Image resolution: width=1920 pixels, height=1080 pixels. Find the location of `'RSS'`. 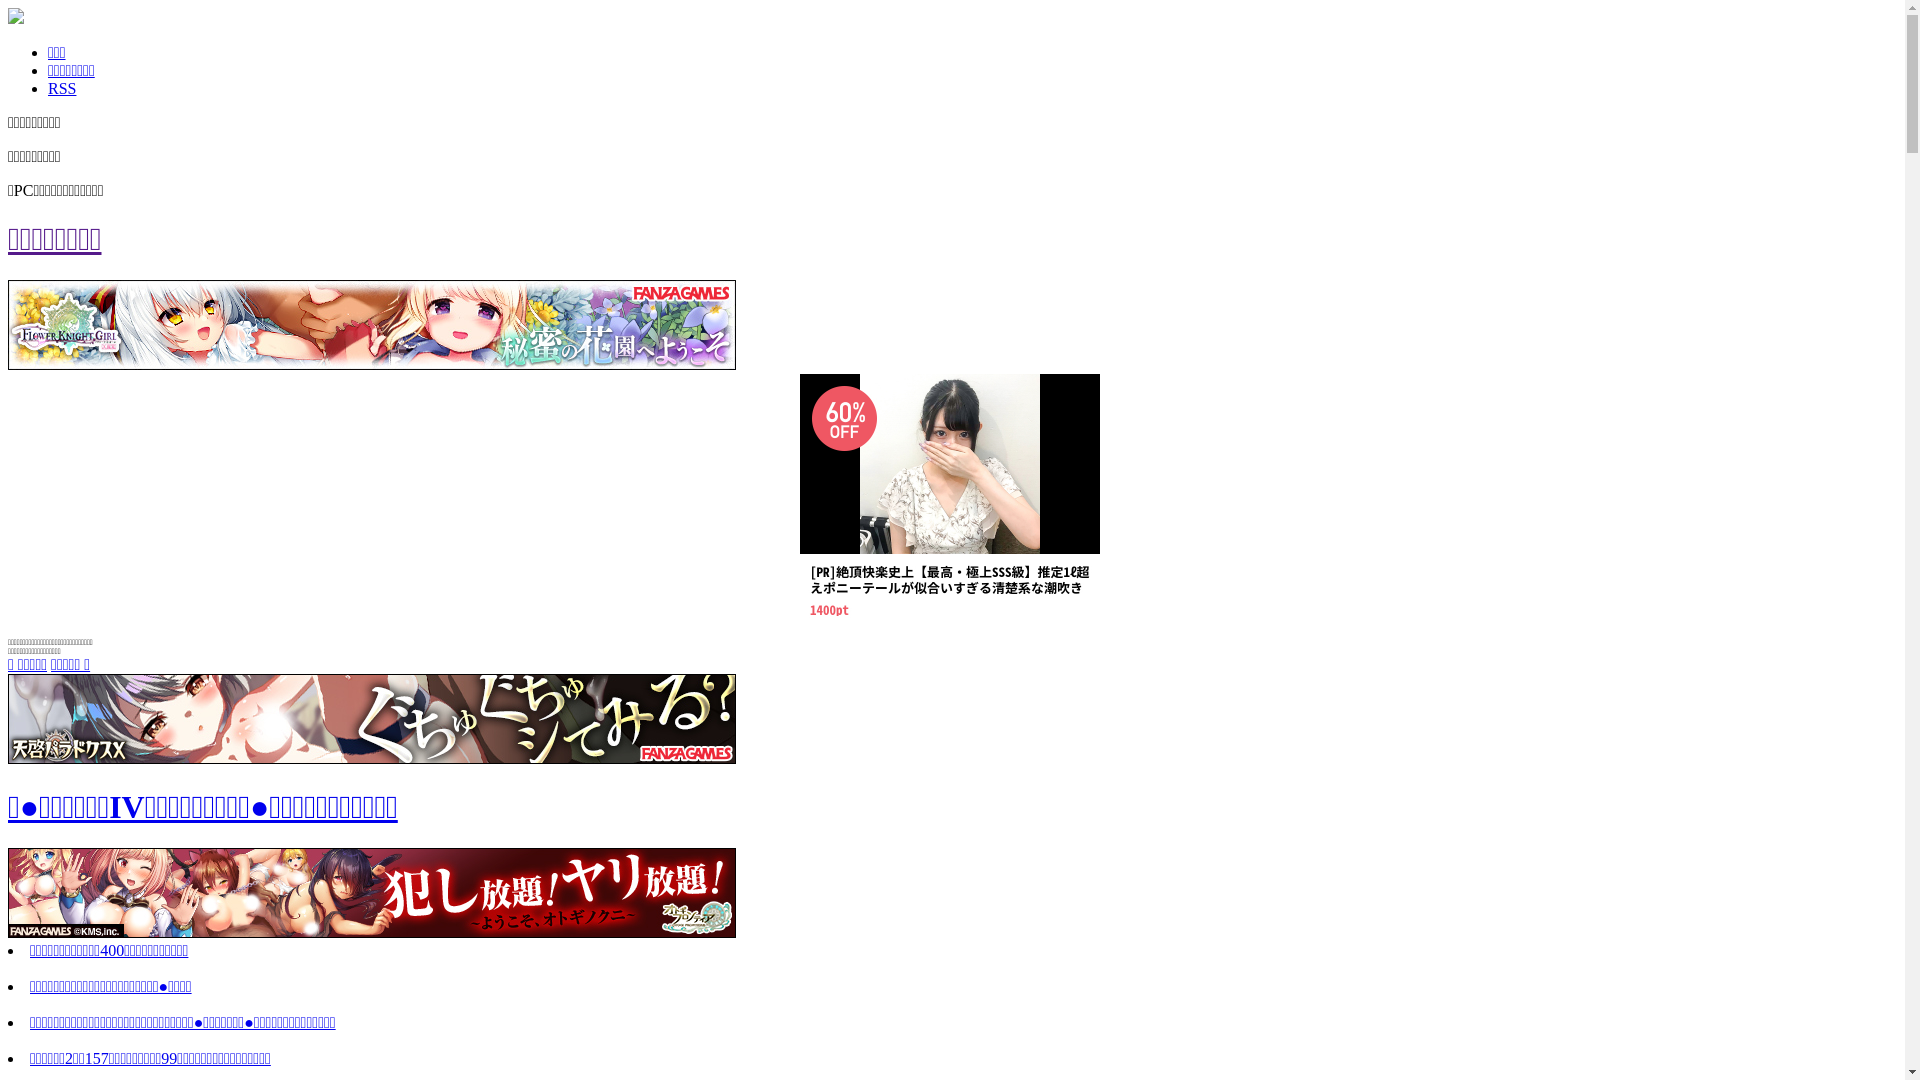

'RSS' is located at coordinates (62, 87).